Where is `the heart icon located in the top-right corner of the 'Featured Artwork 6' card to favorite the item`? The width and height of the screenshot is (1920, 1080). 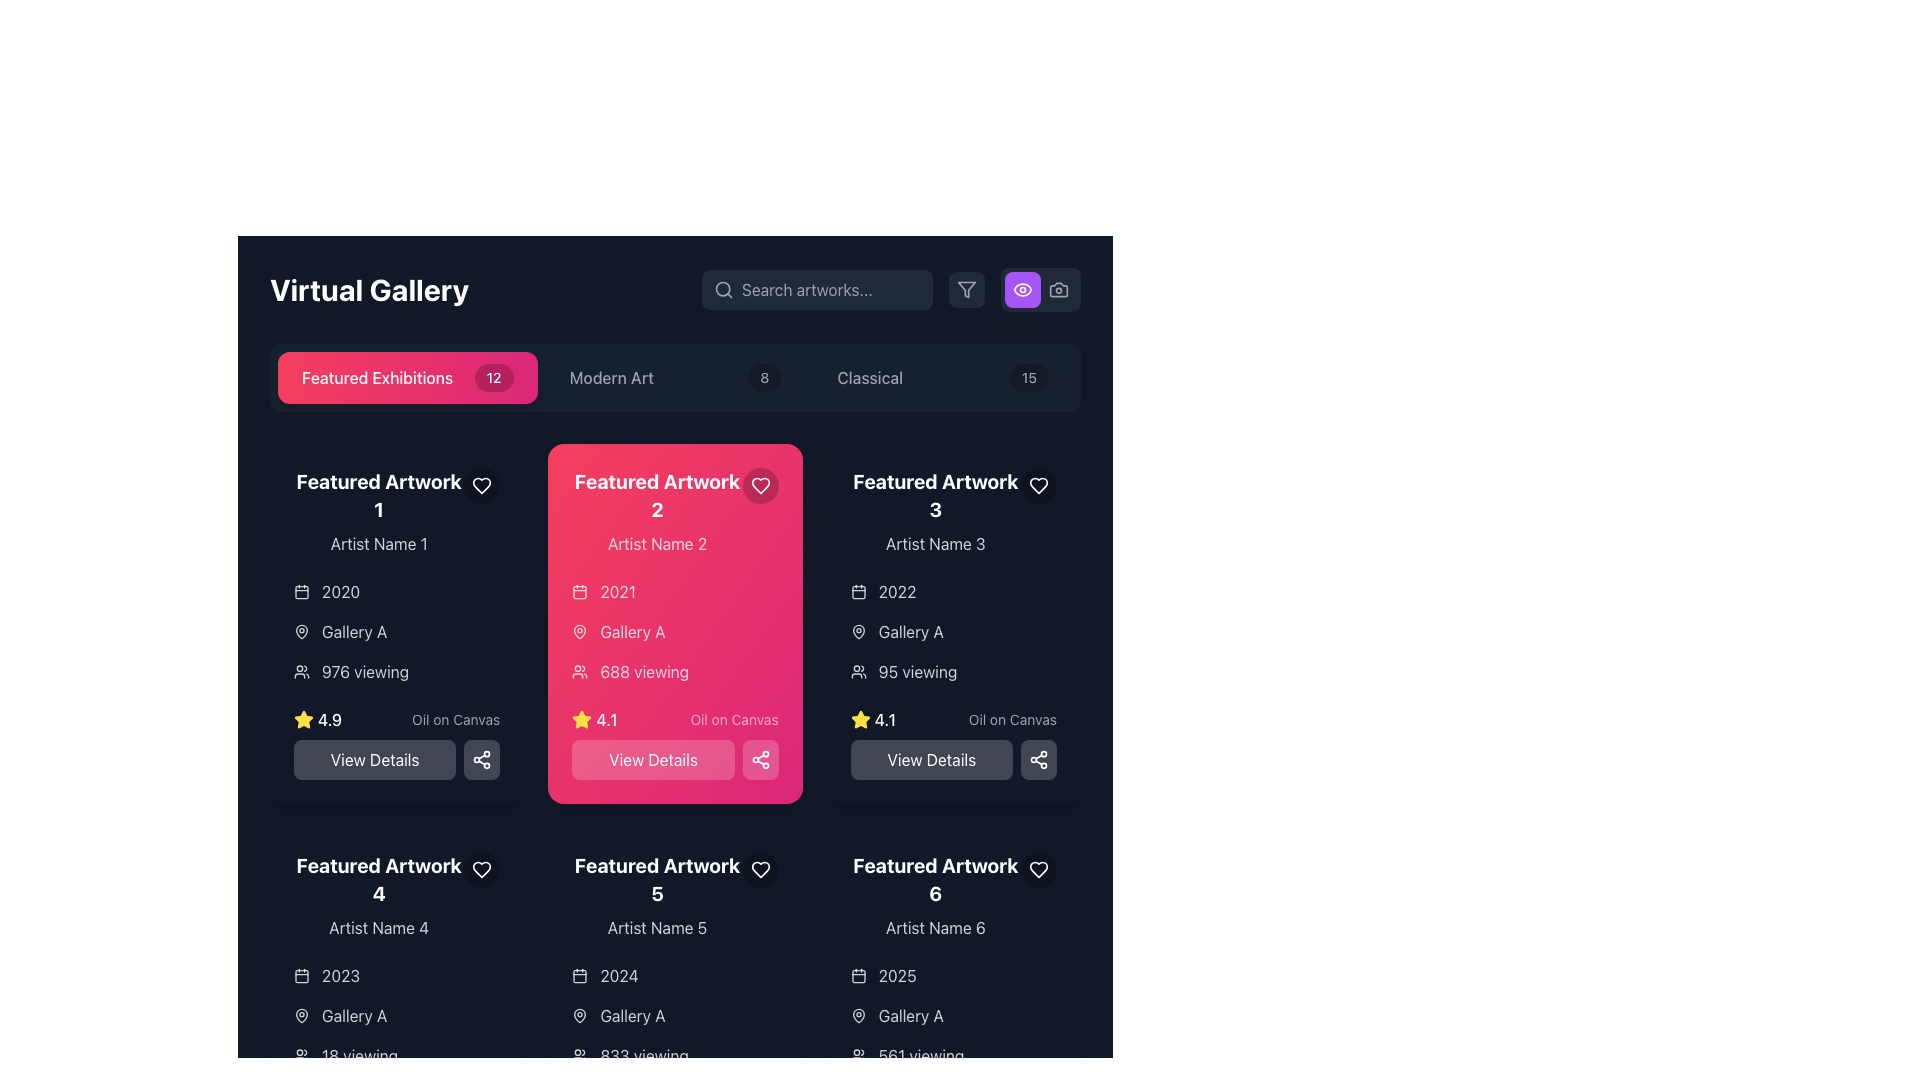 the heart icon located in the top-right corner of the 'Featured Artwork 6' card to favorite the item is located at coordinates (1038, 869).